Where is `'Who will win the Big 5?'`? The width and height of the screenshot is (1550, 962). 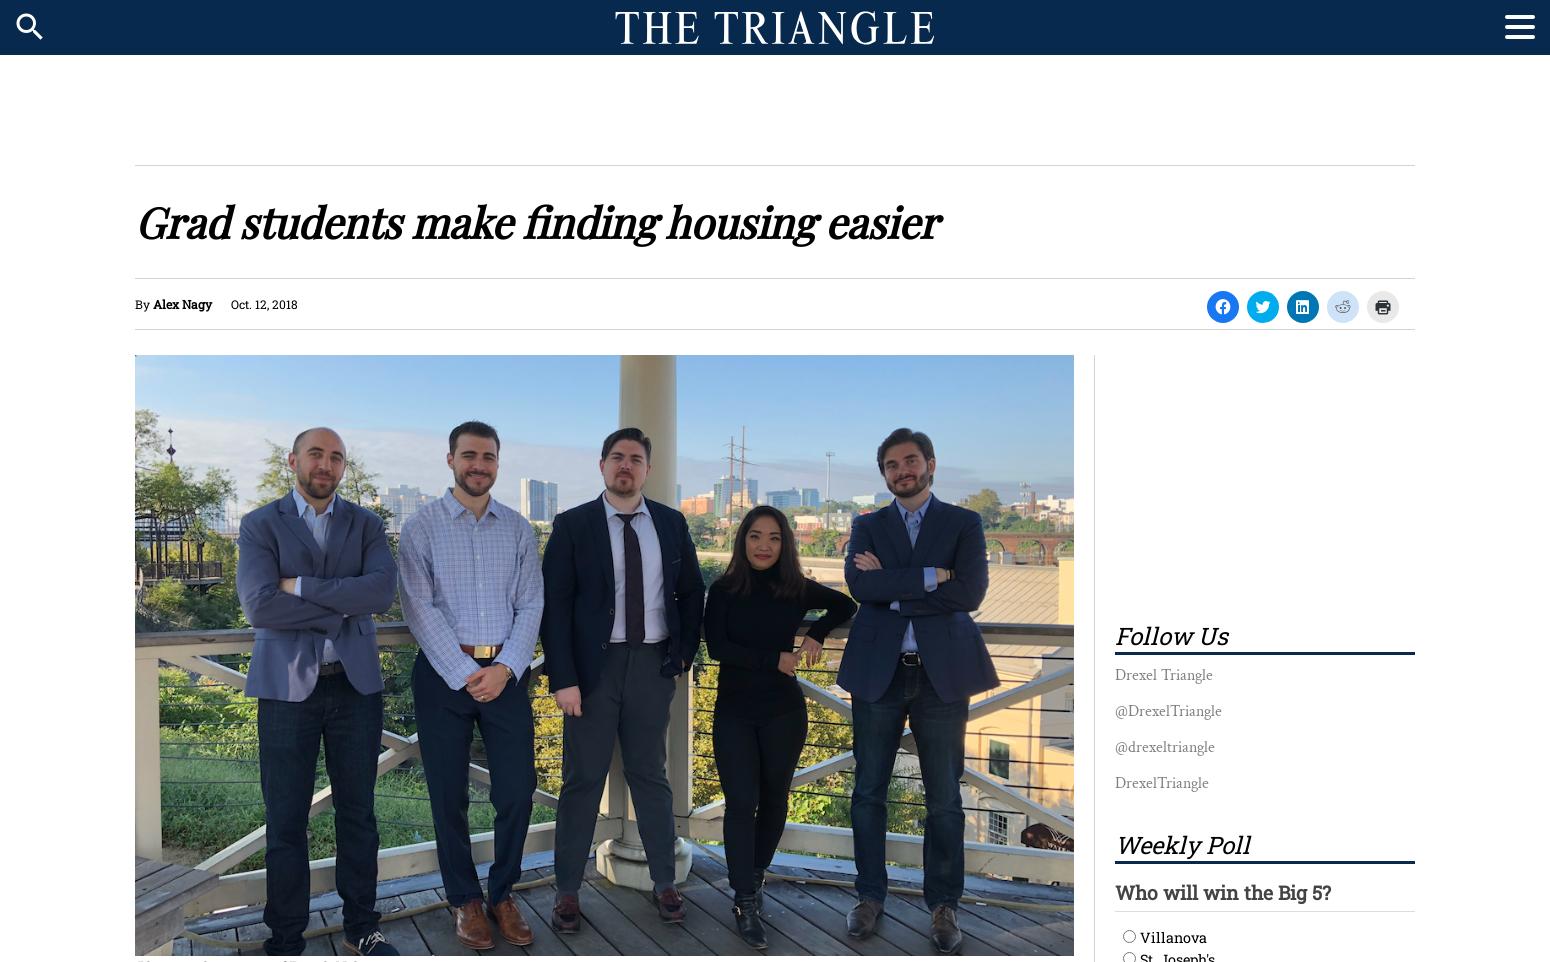 'Who will win the Big 5?' is located at coordinates (1114, 891).